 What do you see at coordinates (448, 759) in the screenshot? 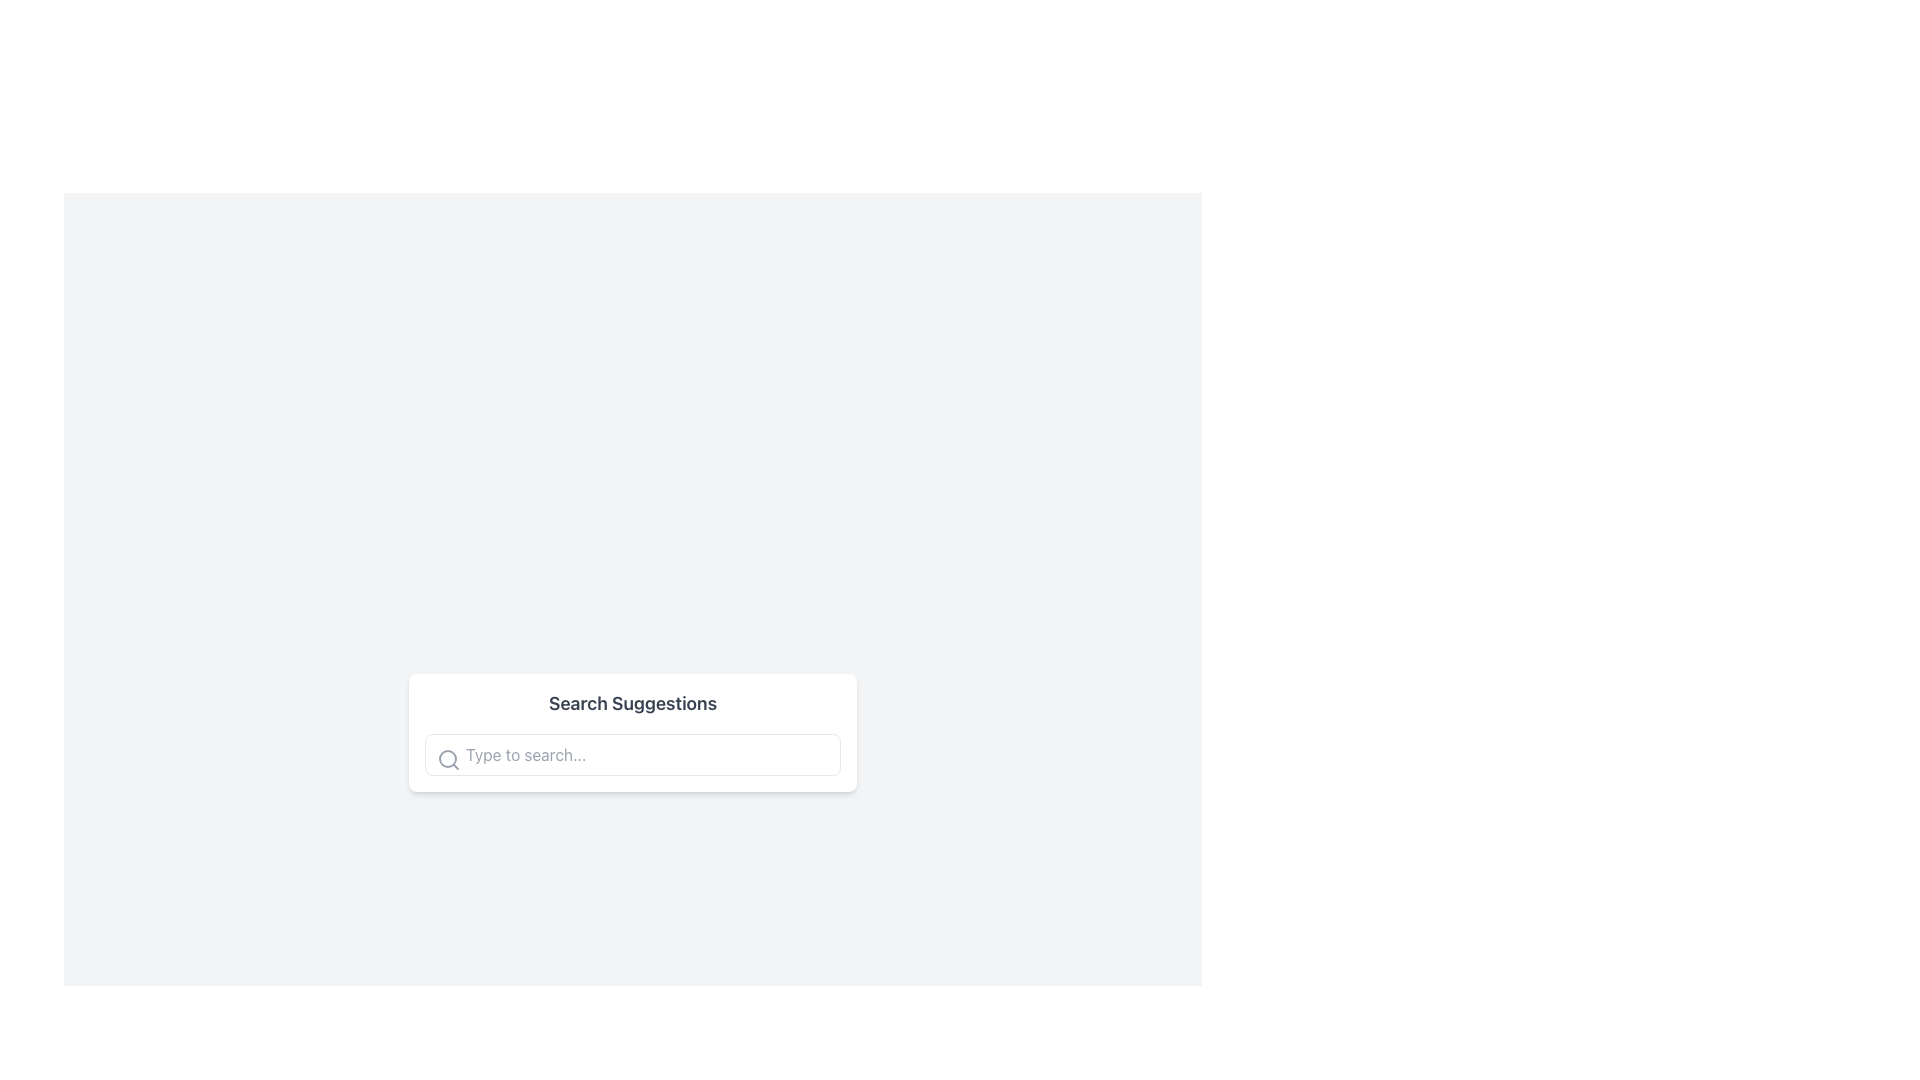
I see `the decorative icon located inside the search bar, positioned at the far left next to the text input field, indicating its purpose as a visual hint for the search functionality` at bounding box center [448, 759].